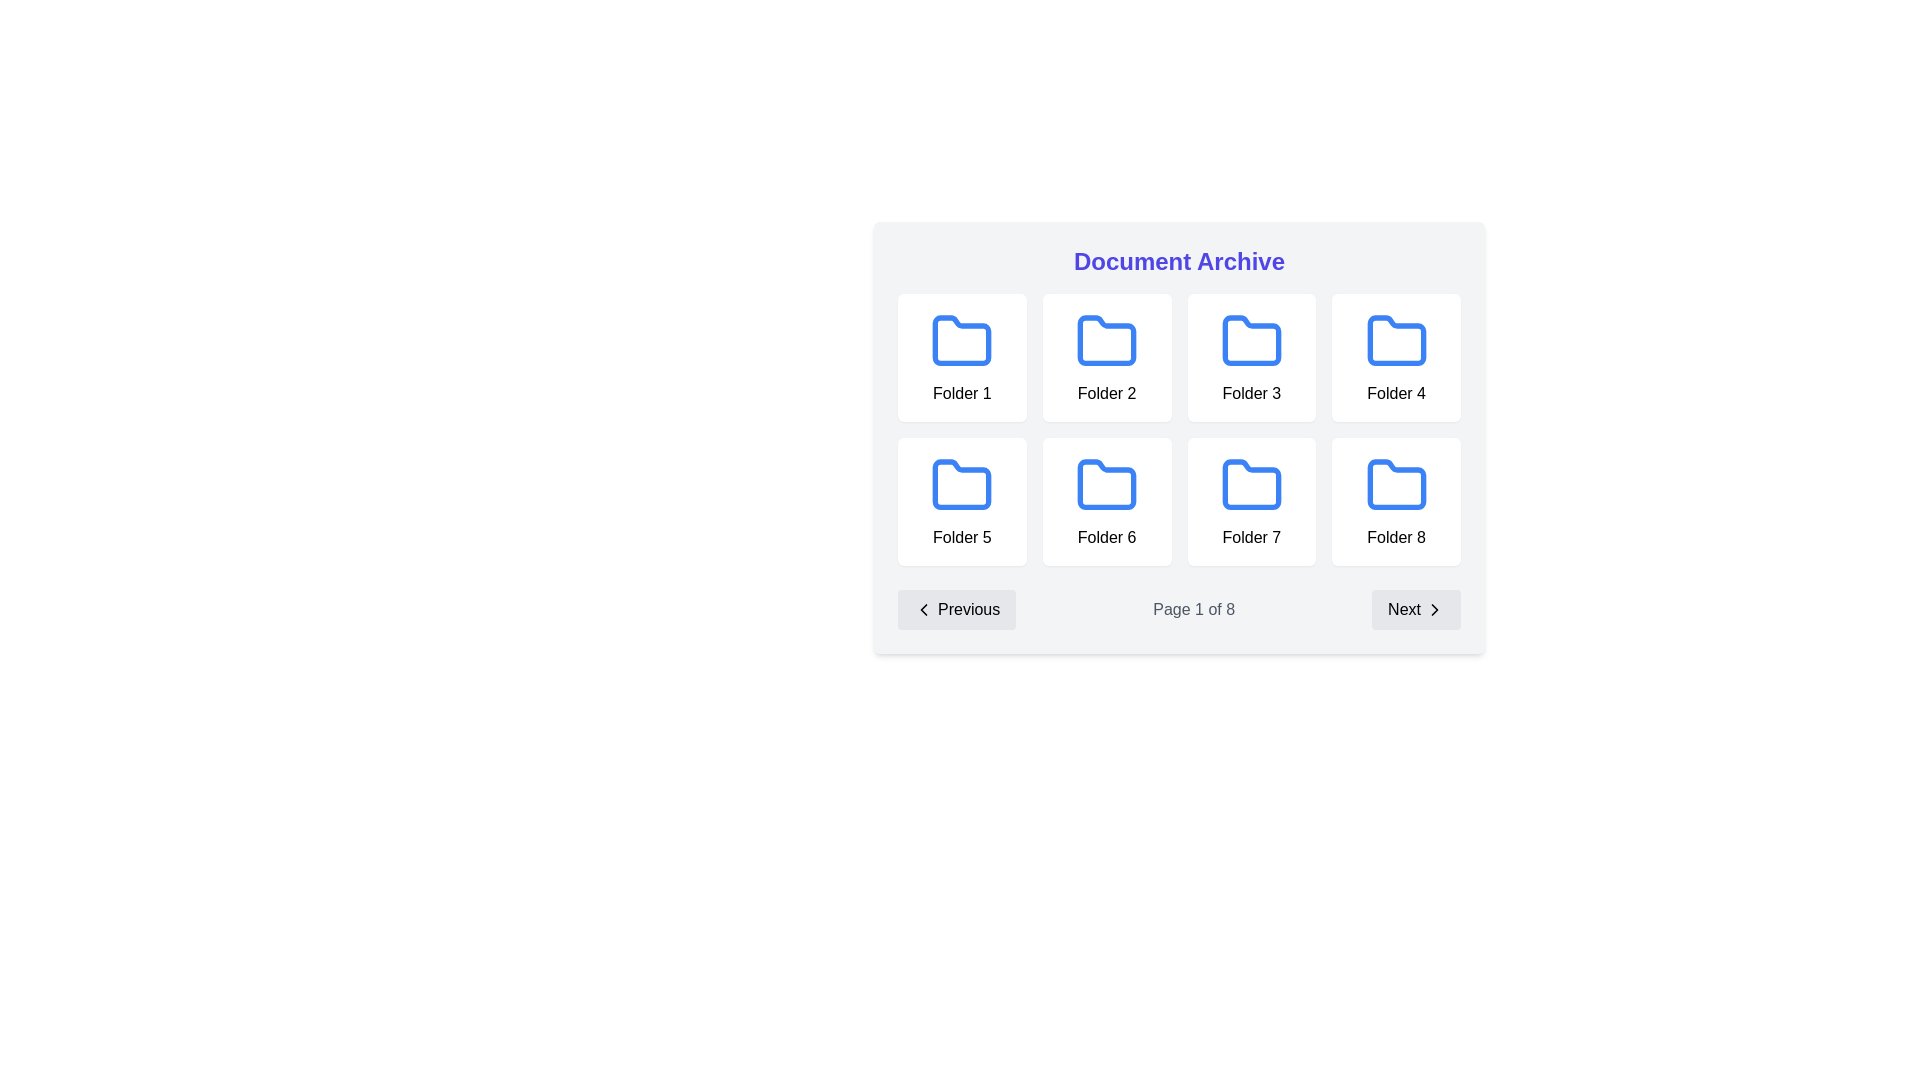 The image size is (1920, 1080). Describe the element at coordinates (1395, 536) in the screenshot. I see `the text label 'Folder 8' located beneath its corresponding folder icon` at that location.